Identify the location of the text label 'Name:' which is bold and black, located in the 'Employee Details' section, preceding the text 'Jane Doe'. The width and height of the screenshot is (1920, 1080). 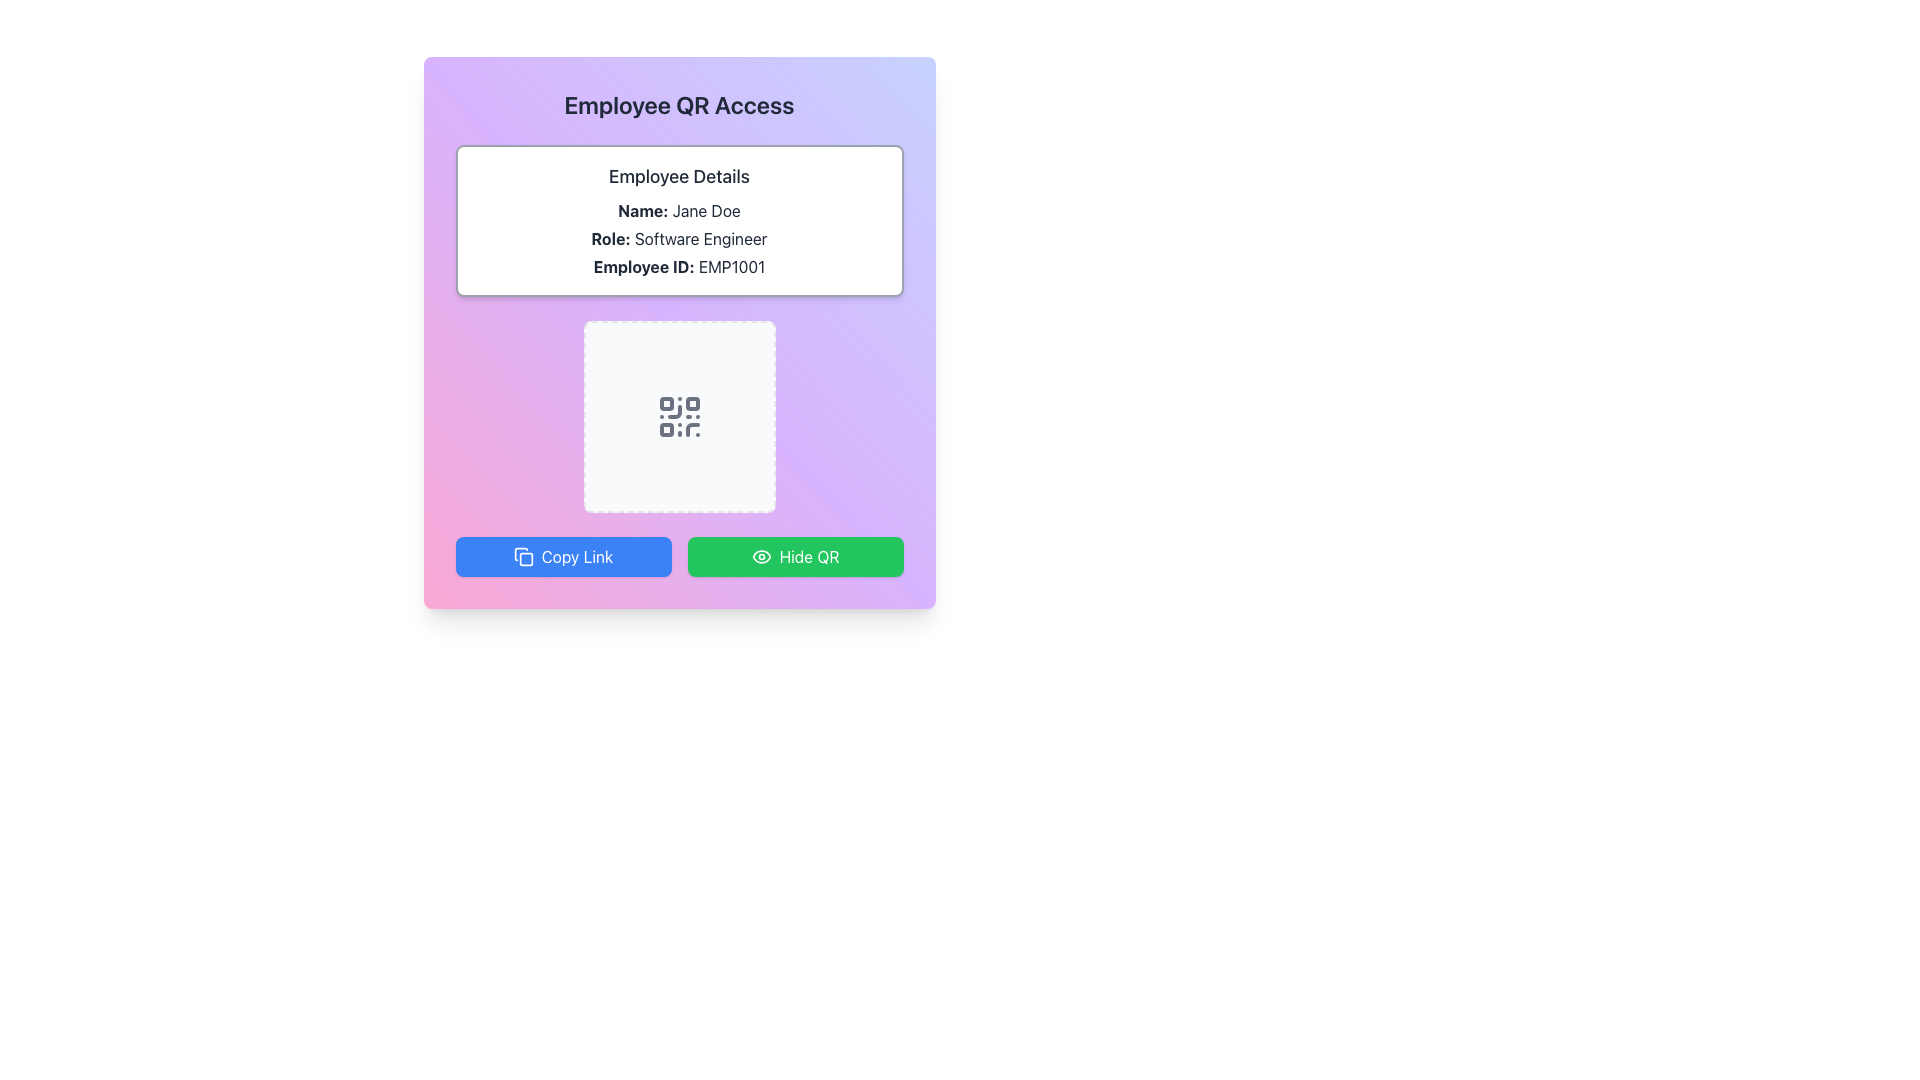
(643, 211).